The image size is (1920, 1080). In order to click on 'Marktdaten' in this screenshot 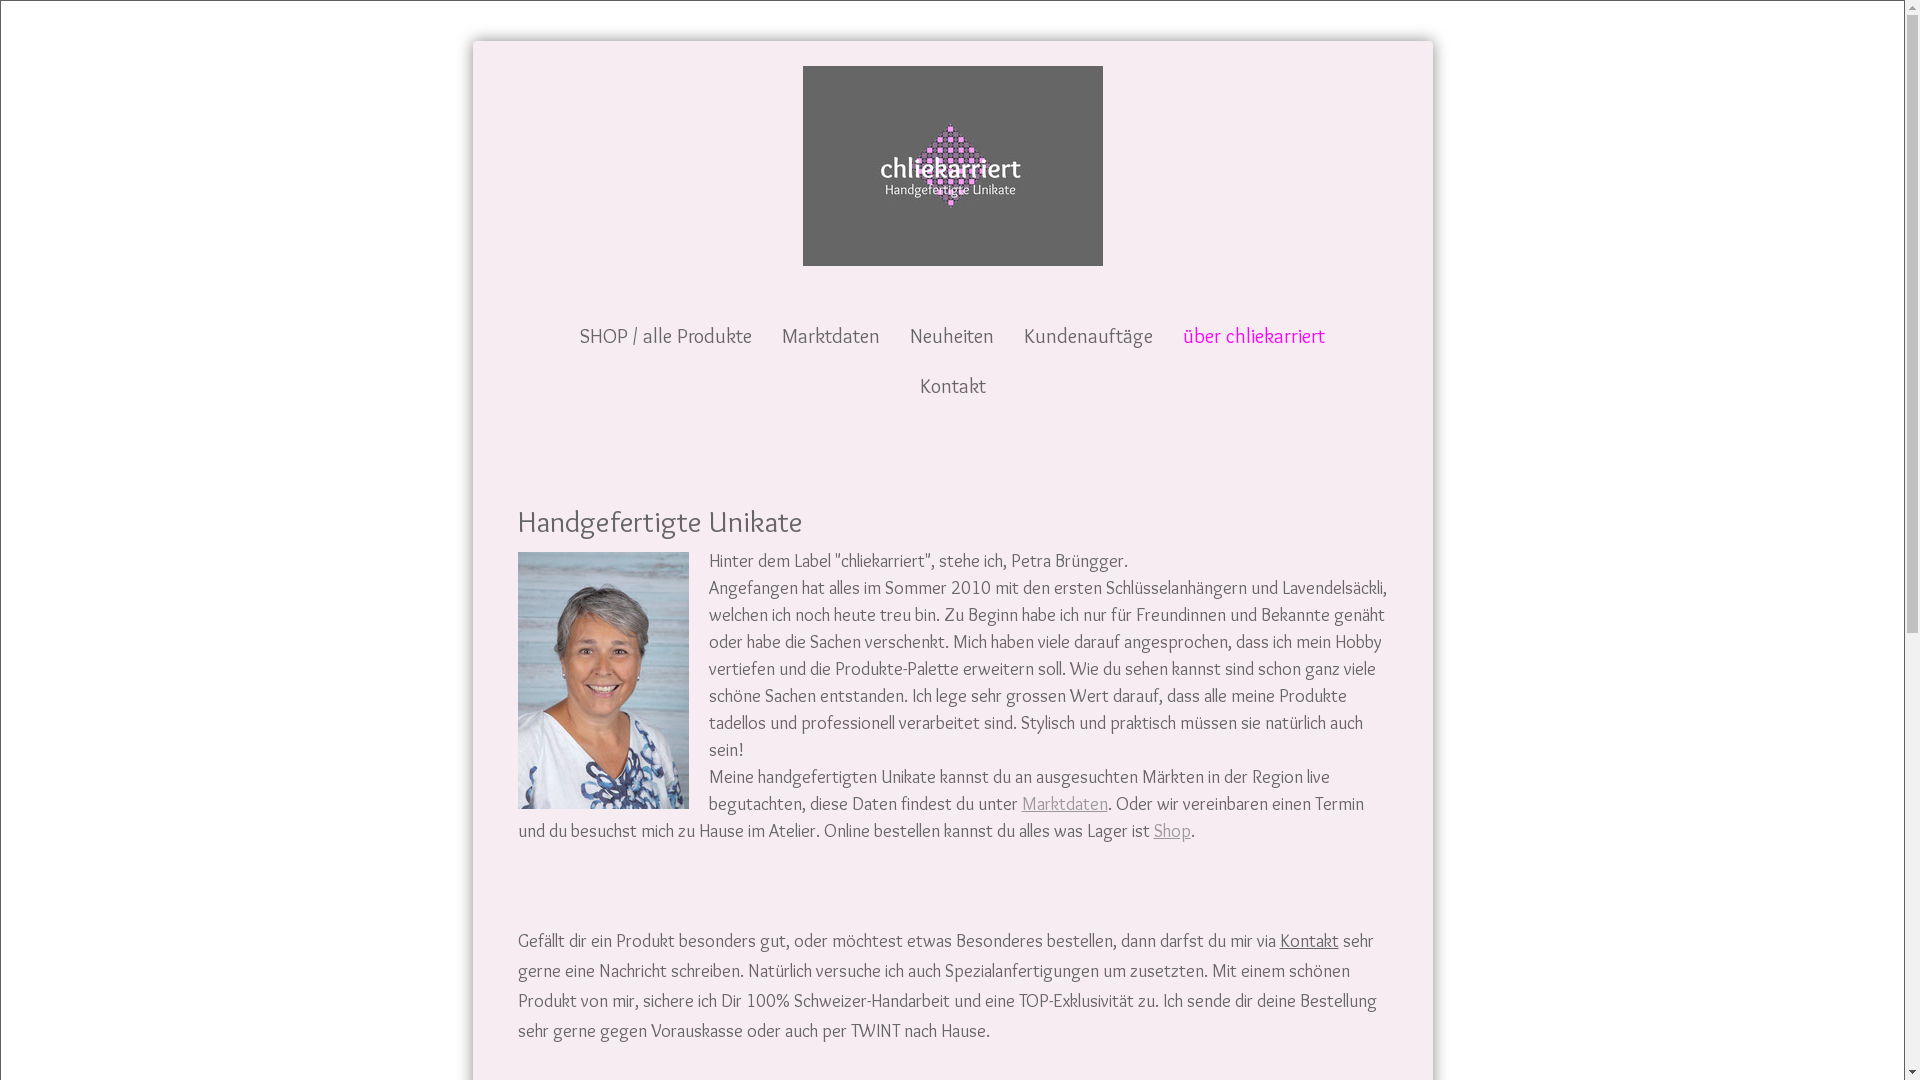, I will do `click(1064, 801)`.